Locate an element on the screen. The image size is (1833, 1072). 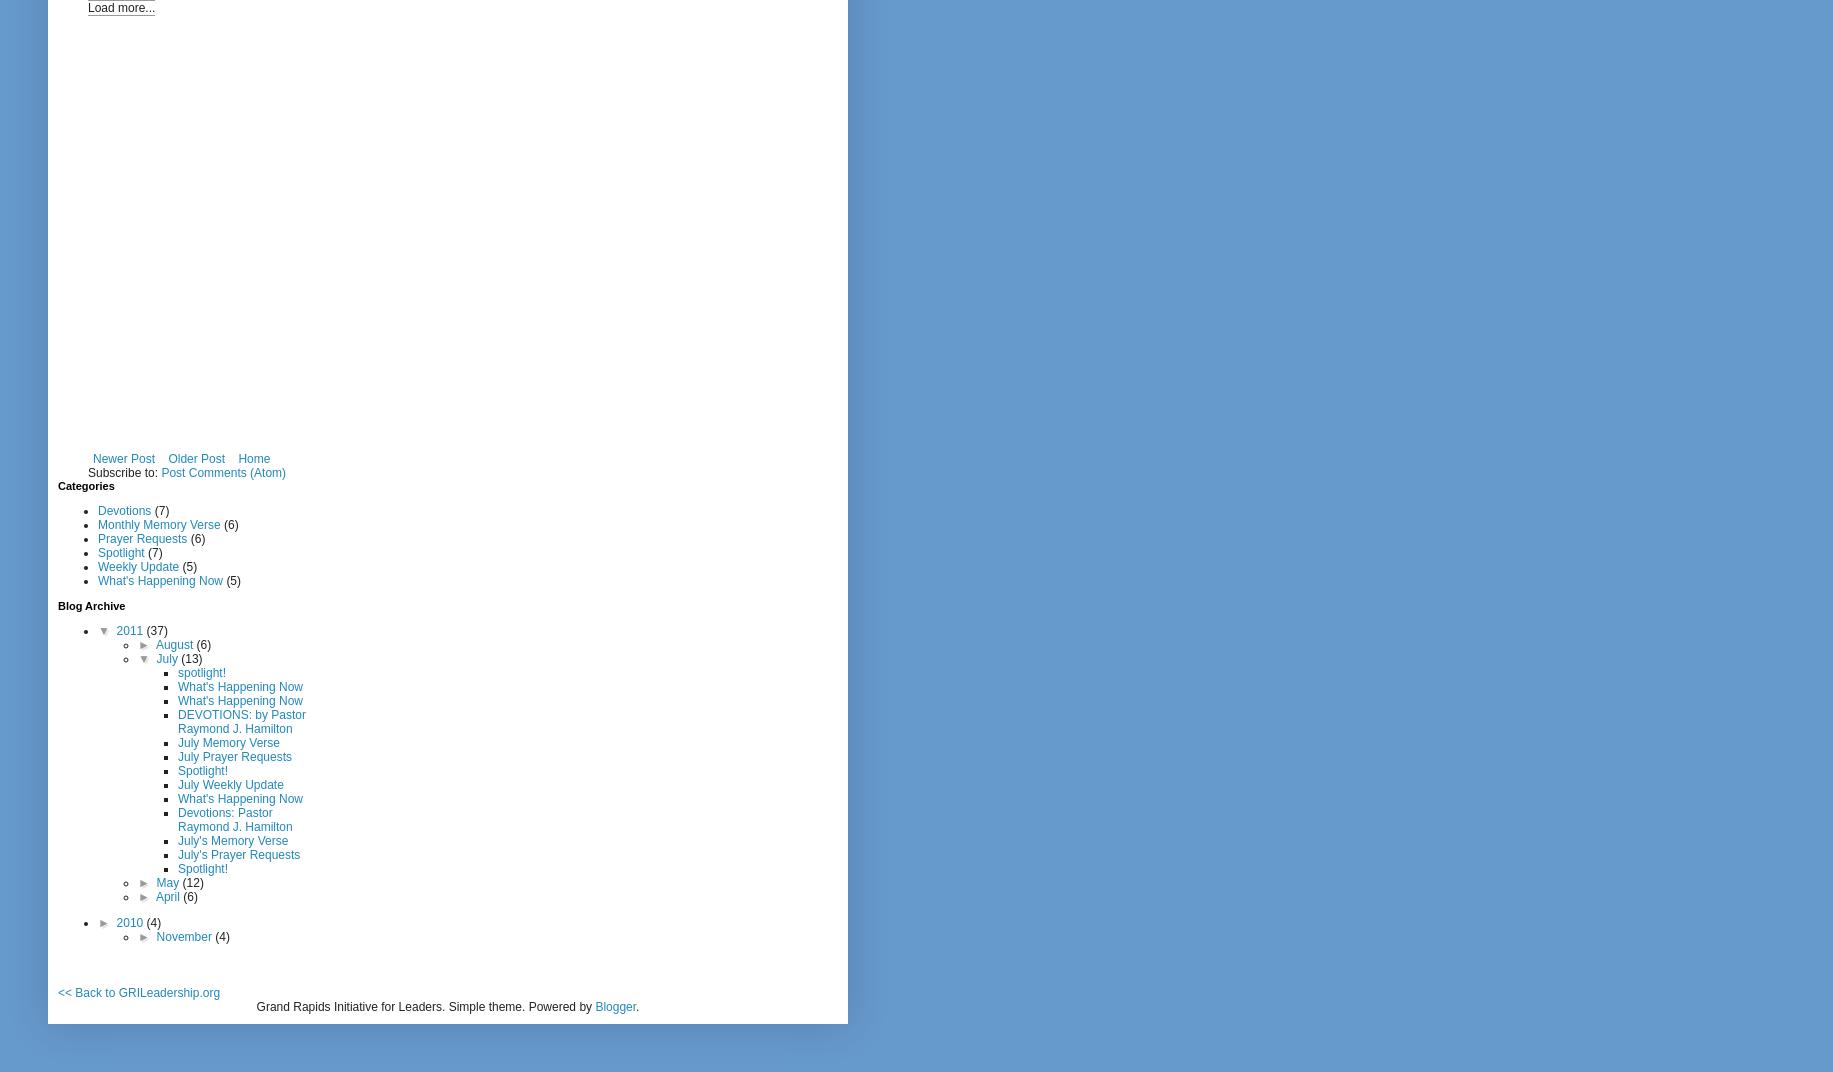
'Devotions: Pastor Raymond J. Hamilton' is located at coordinates (234, 818).